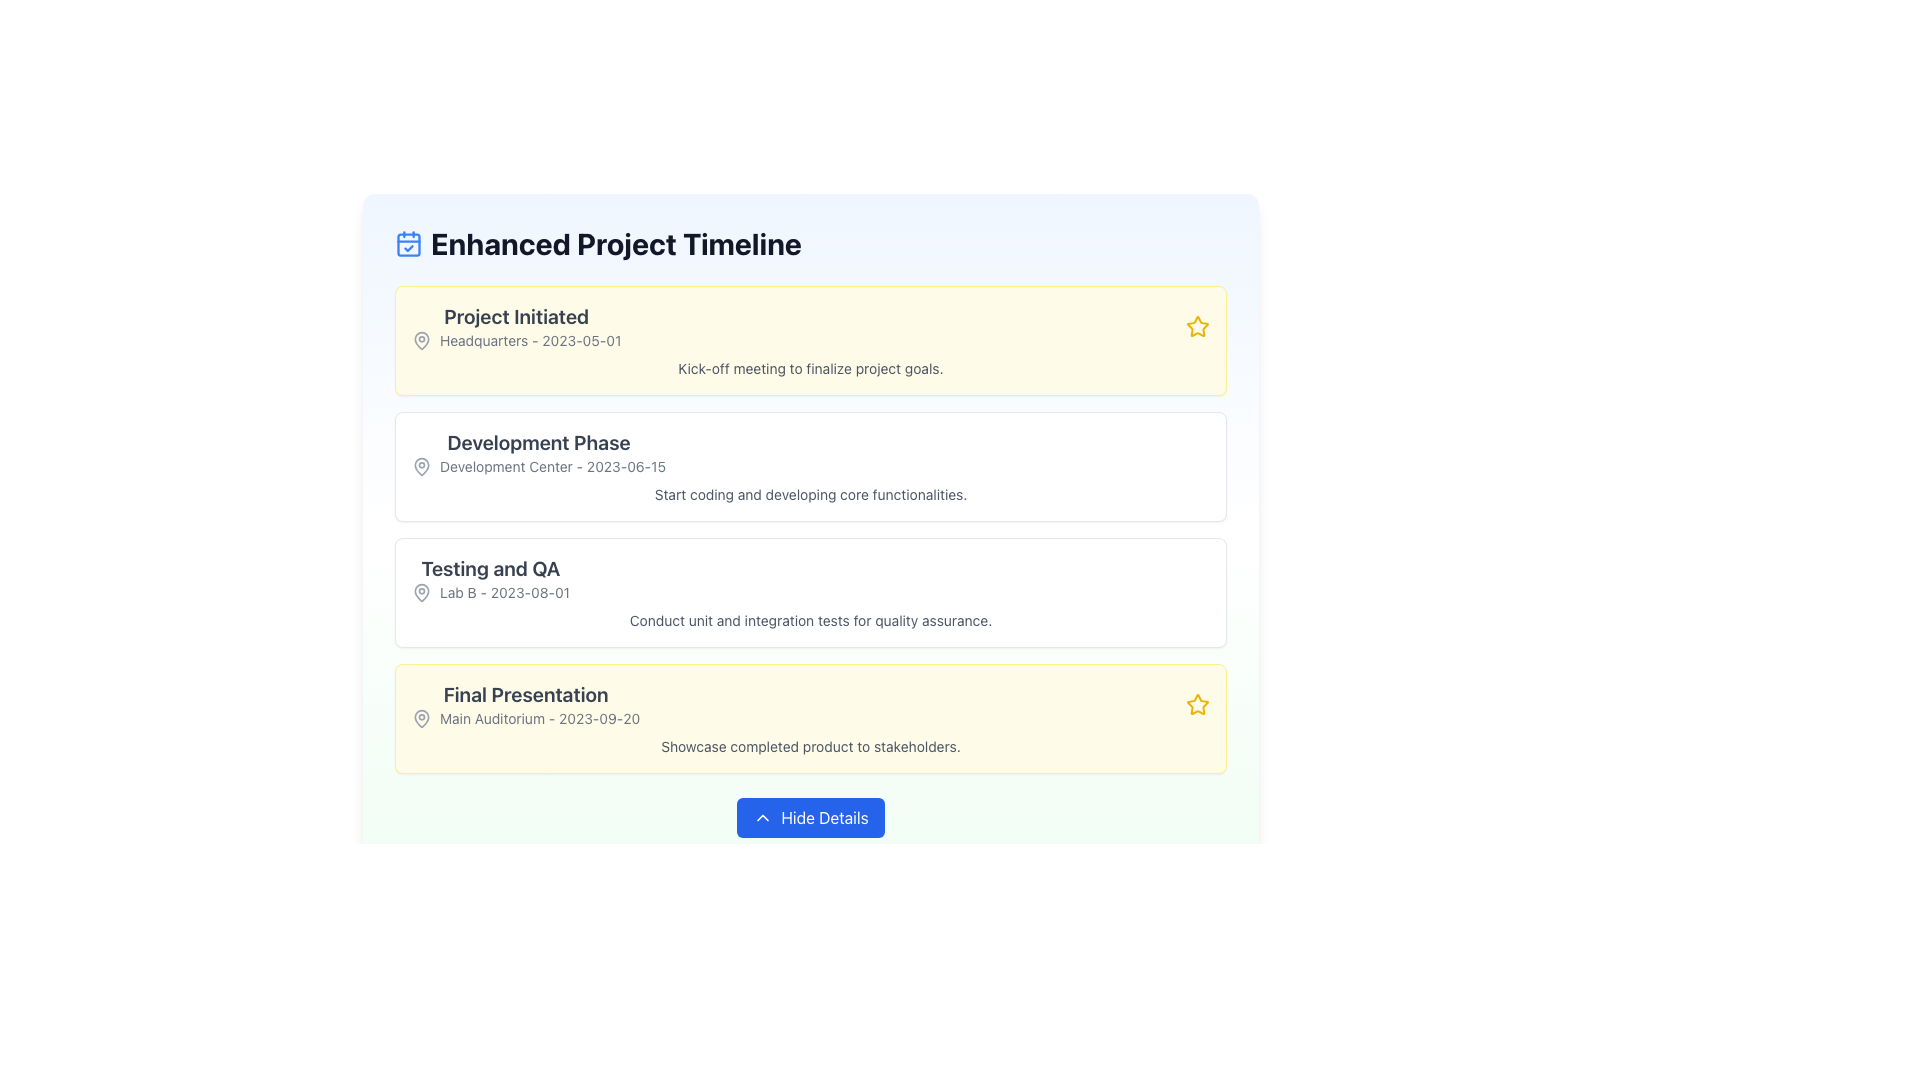 This screenshot has width=1920, height=1080. Describe the element at coordinates (516, 326) in the screenshot. I see `to select or focus on the title and subtitle for the 'Project Initiated' phase located at the topmost yellow panel of a vertical list` at that location.